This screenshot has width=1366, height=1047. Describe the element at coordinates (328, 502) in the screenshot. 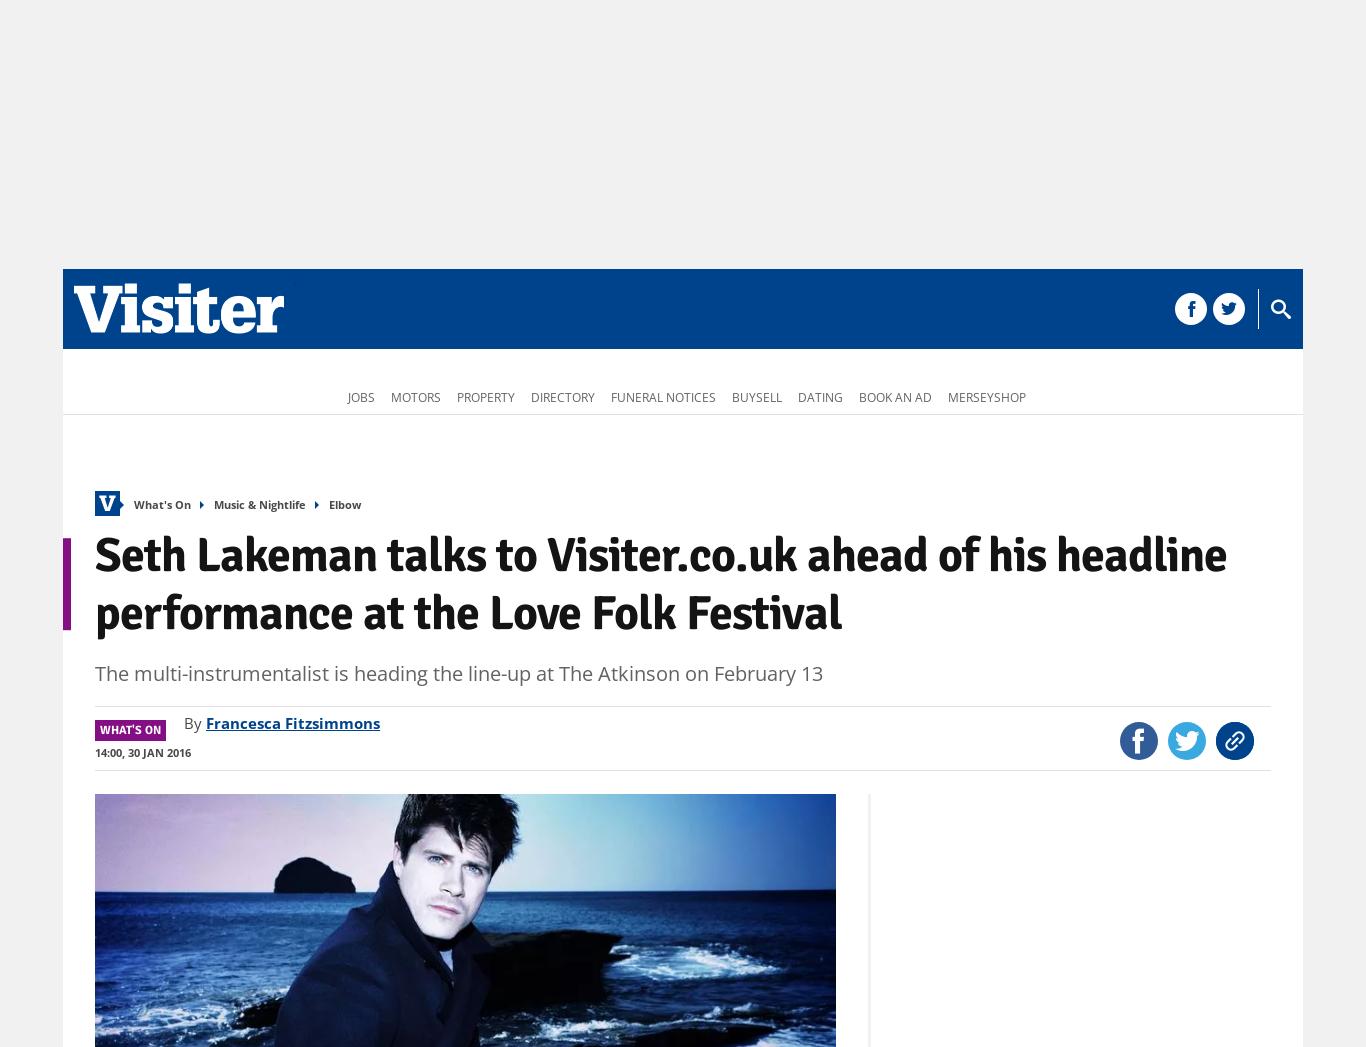

I see `'Elbow'` at that location.